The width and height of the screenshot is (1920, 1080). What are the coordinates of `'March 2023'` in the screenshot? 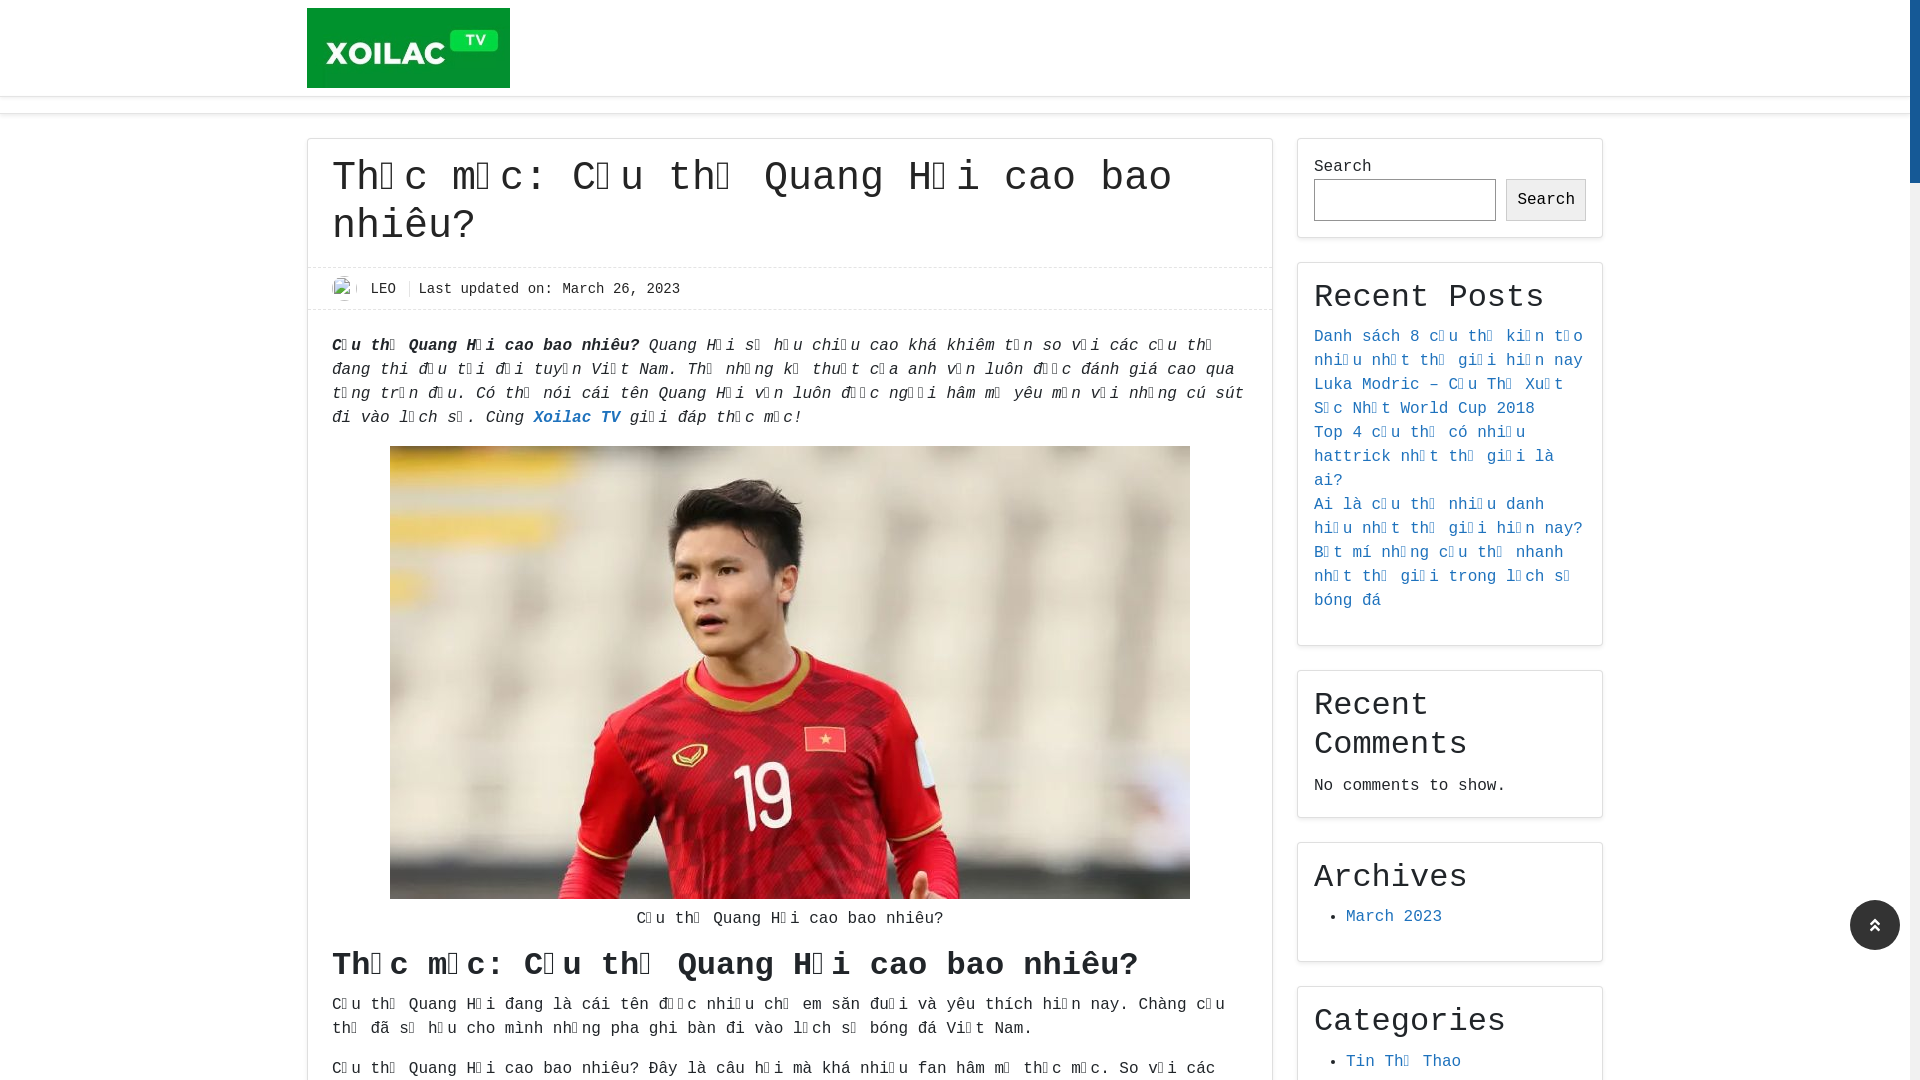 It's located at (1392, 917).